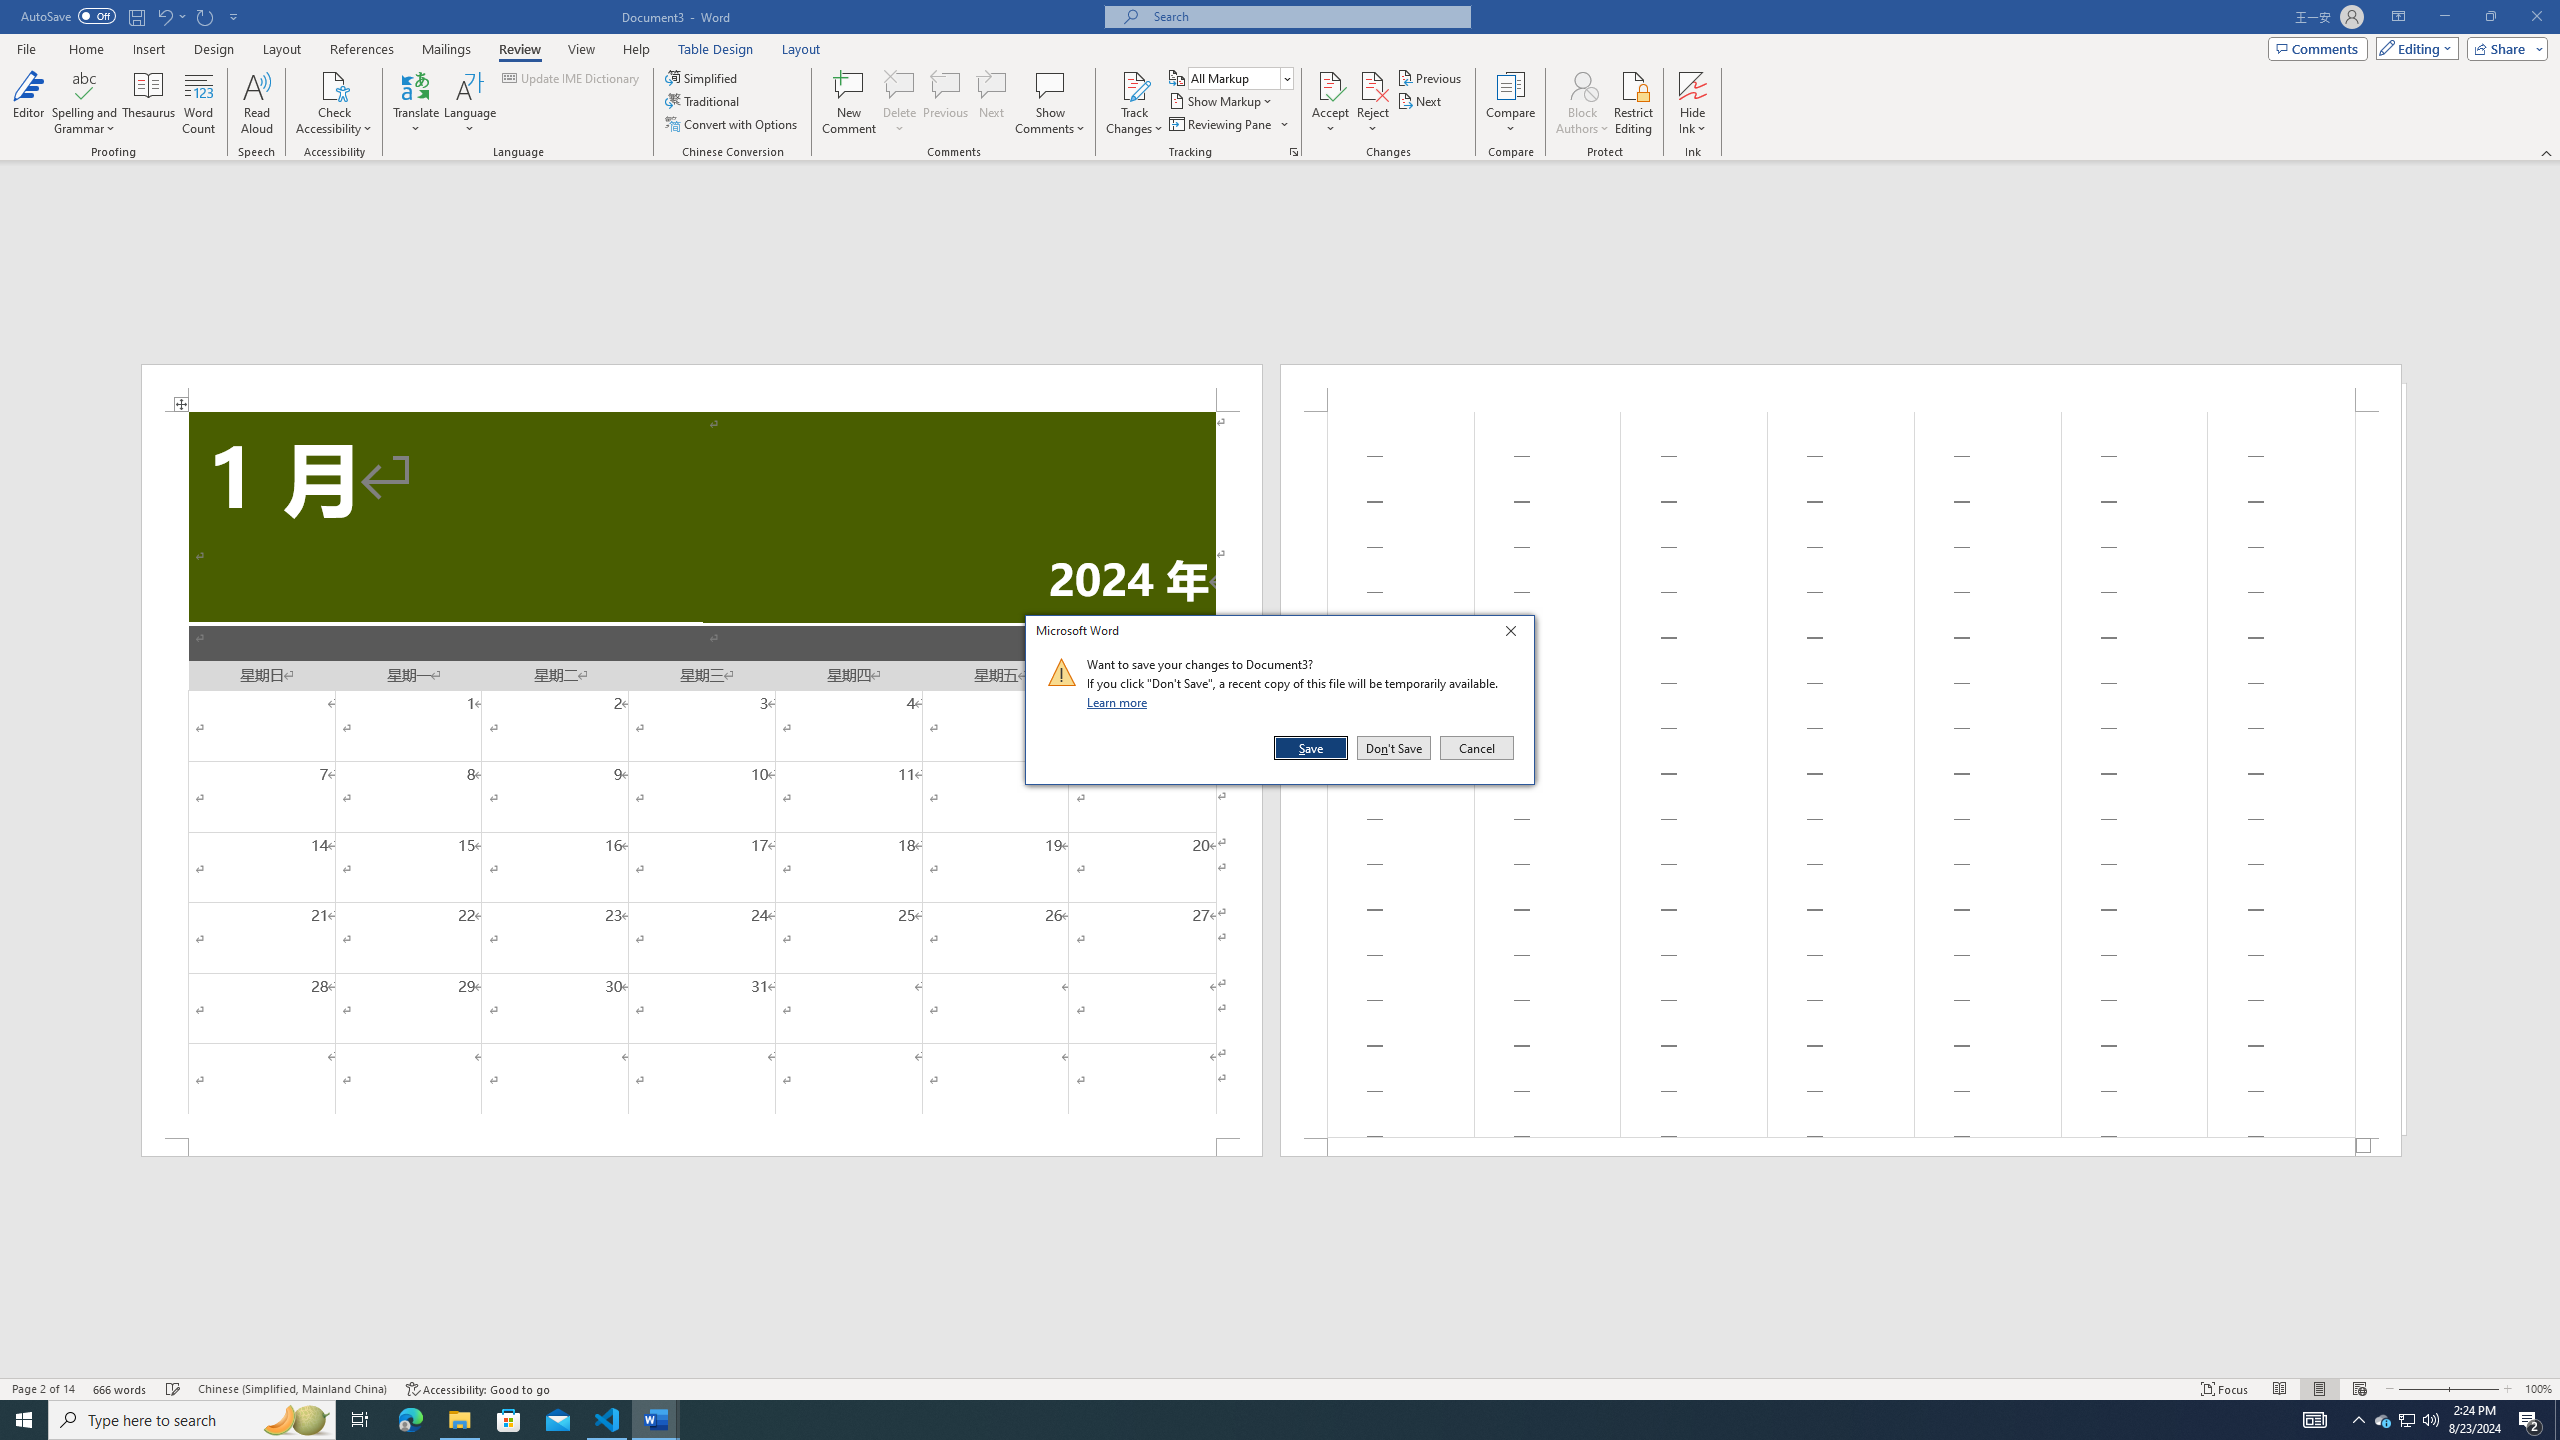  Describe the element at coordinates (163, 15) in the screenshot. I see `'Undo Apply Quick Style'` at that location.